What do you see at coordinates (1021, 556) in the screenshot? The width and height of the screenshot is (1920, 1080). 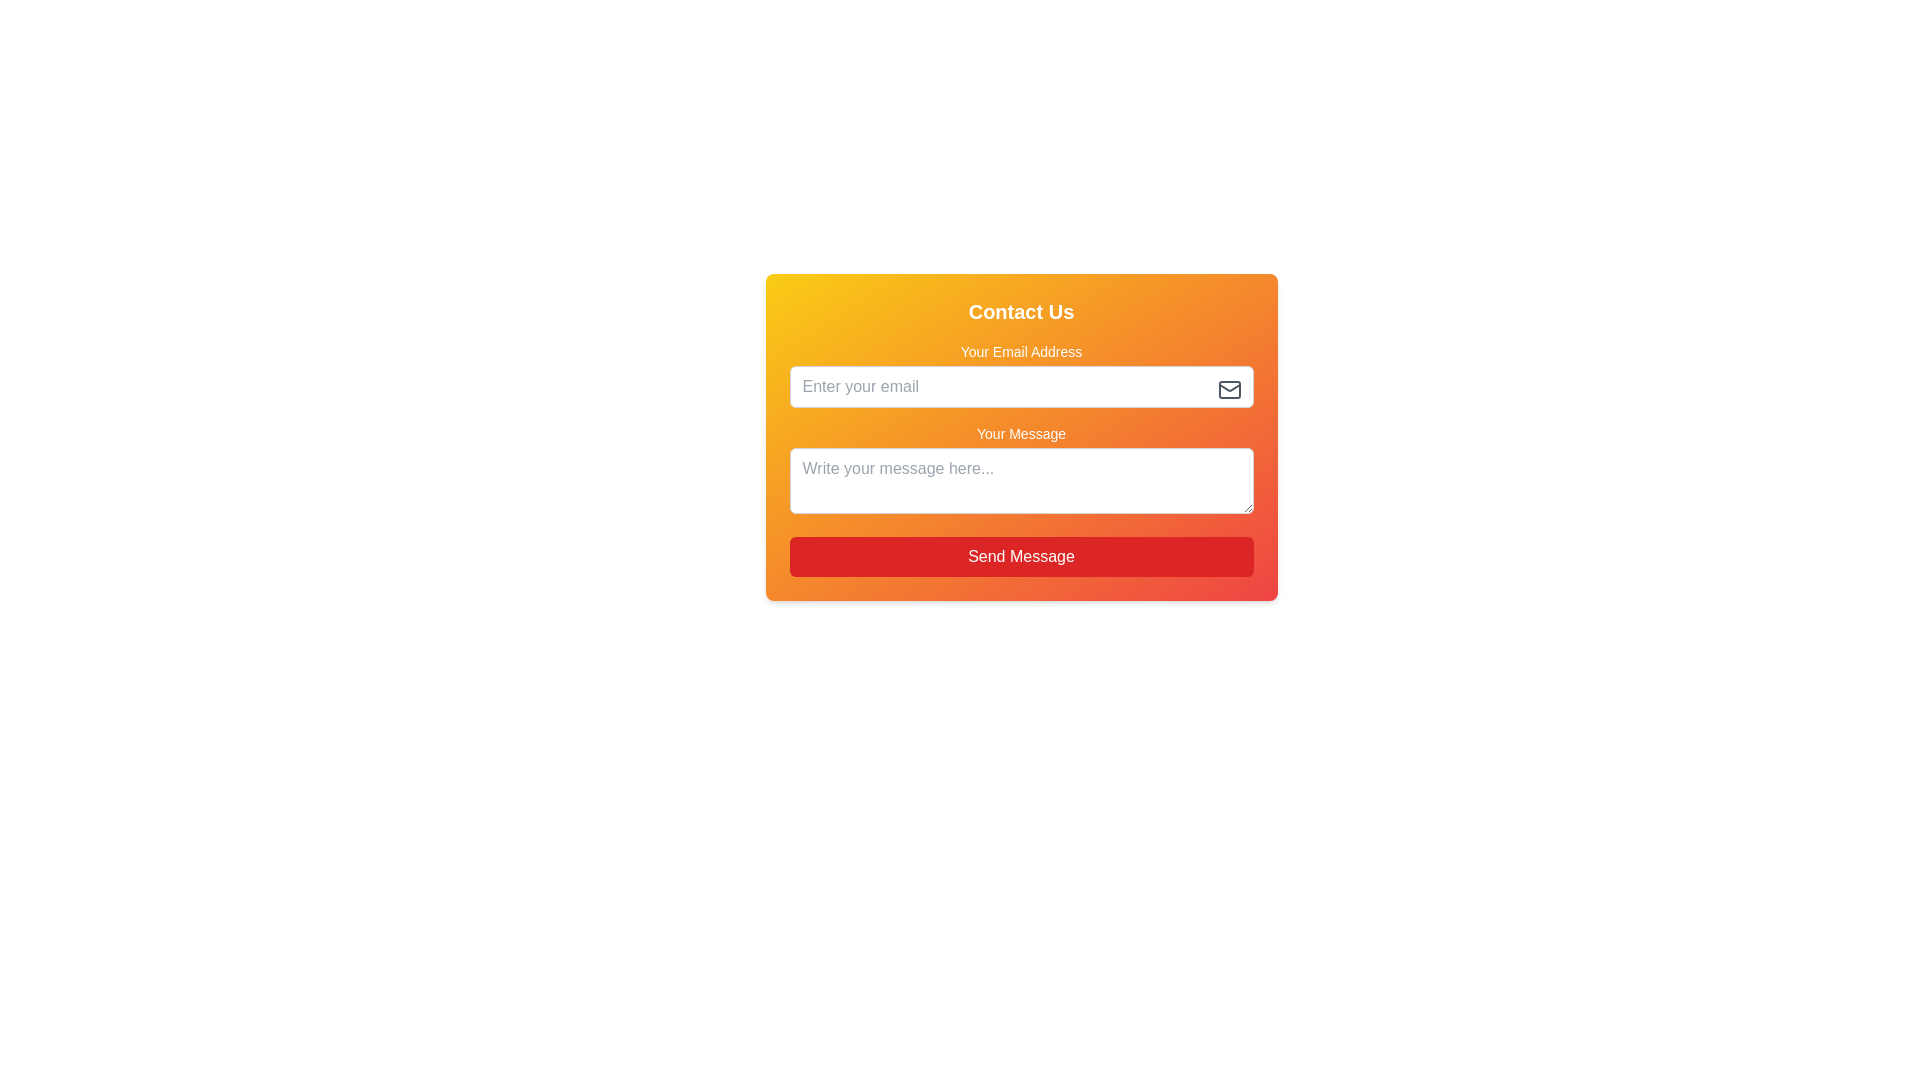 I see `the submit button located at the bottom section of the 'Contact Us' card to change its appearance` at bounding box center [1021, 556].